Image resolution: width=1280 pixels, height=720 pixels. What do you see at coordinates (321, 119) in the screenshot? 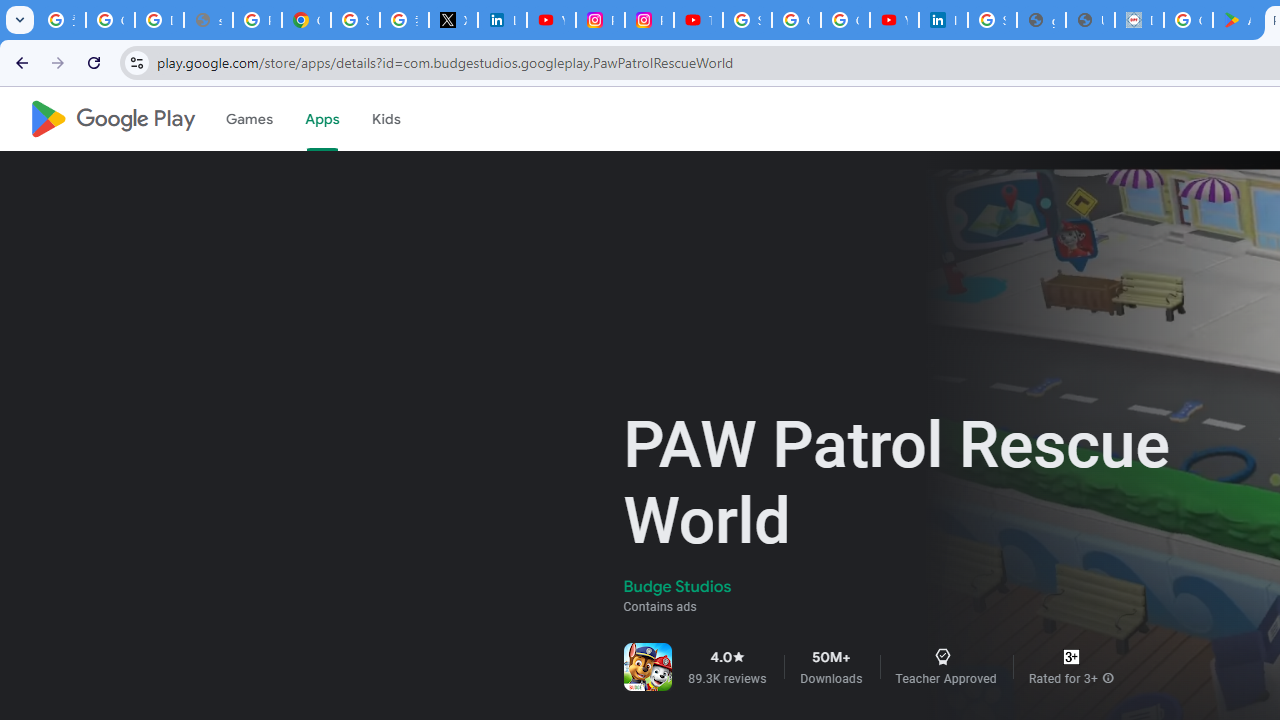
I see `'Apps'` at bounding box center [321, 119].